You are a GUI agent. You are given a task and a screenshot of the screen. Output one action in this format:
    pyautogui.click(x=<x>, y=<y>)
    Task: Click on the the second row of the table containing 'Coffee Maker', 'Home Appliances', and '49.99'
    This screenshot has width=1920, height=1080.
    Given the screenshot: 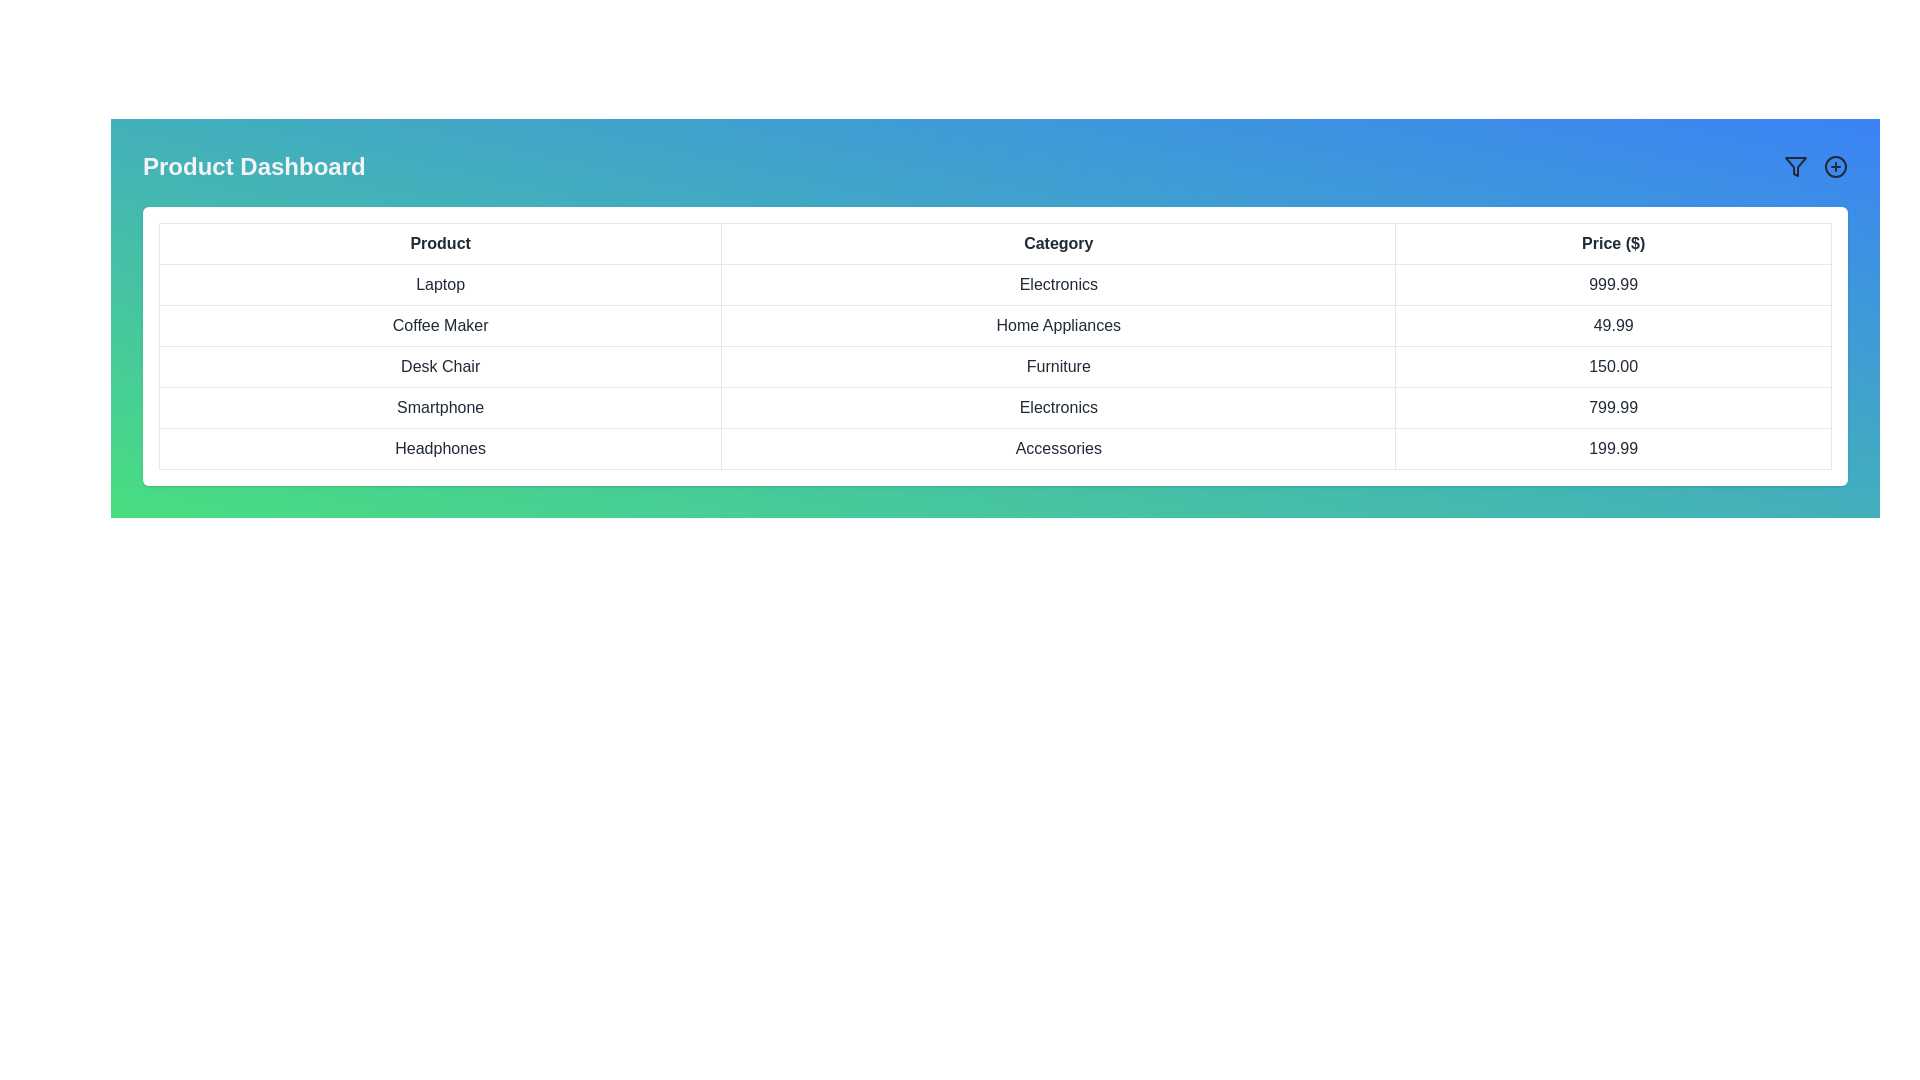 What is the action you would take?
    pyautogui.click(x=995, y=325)
    